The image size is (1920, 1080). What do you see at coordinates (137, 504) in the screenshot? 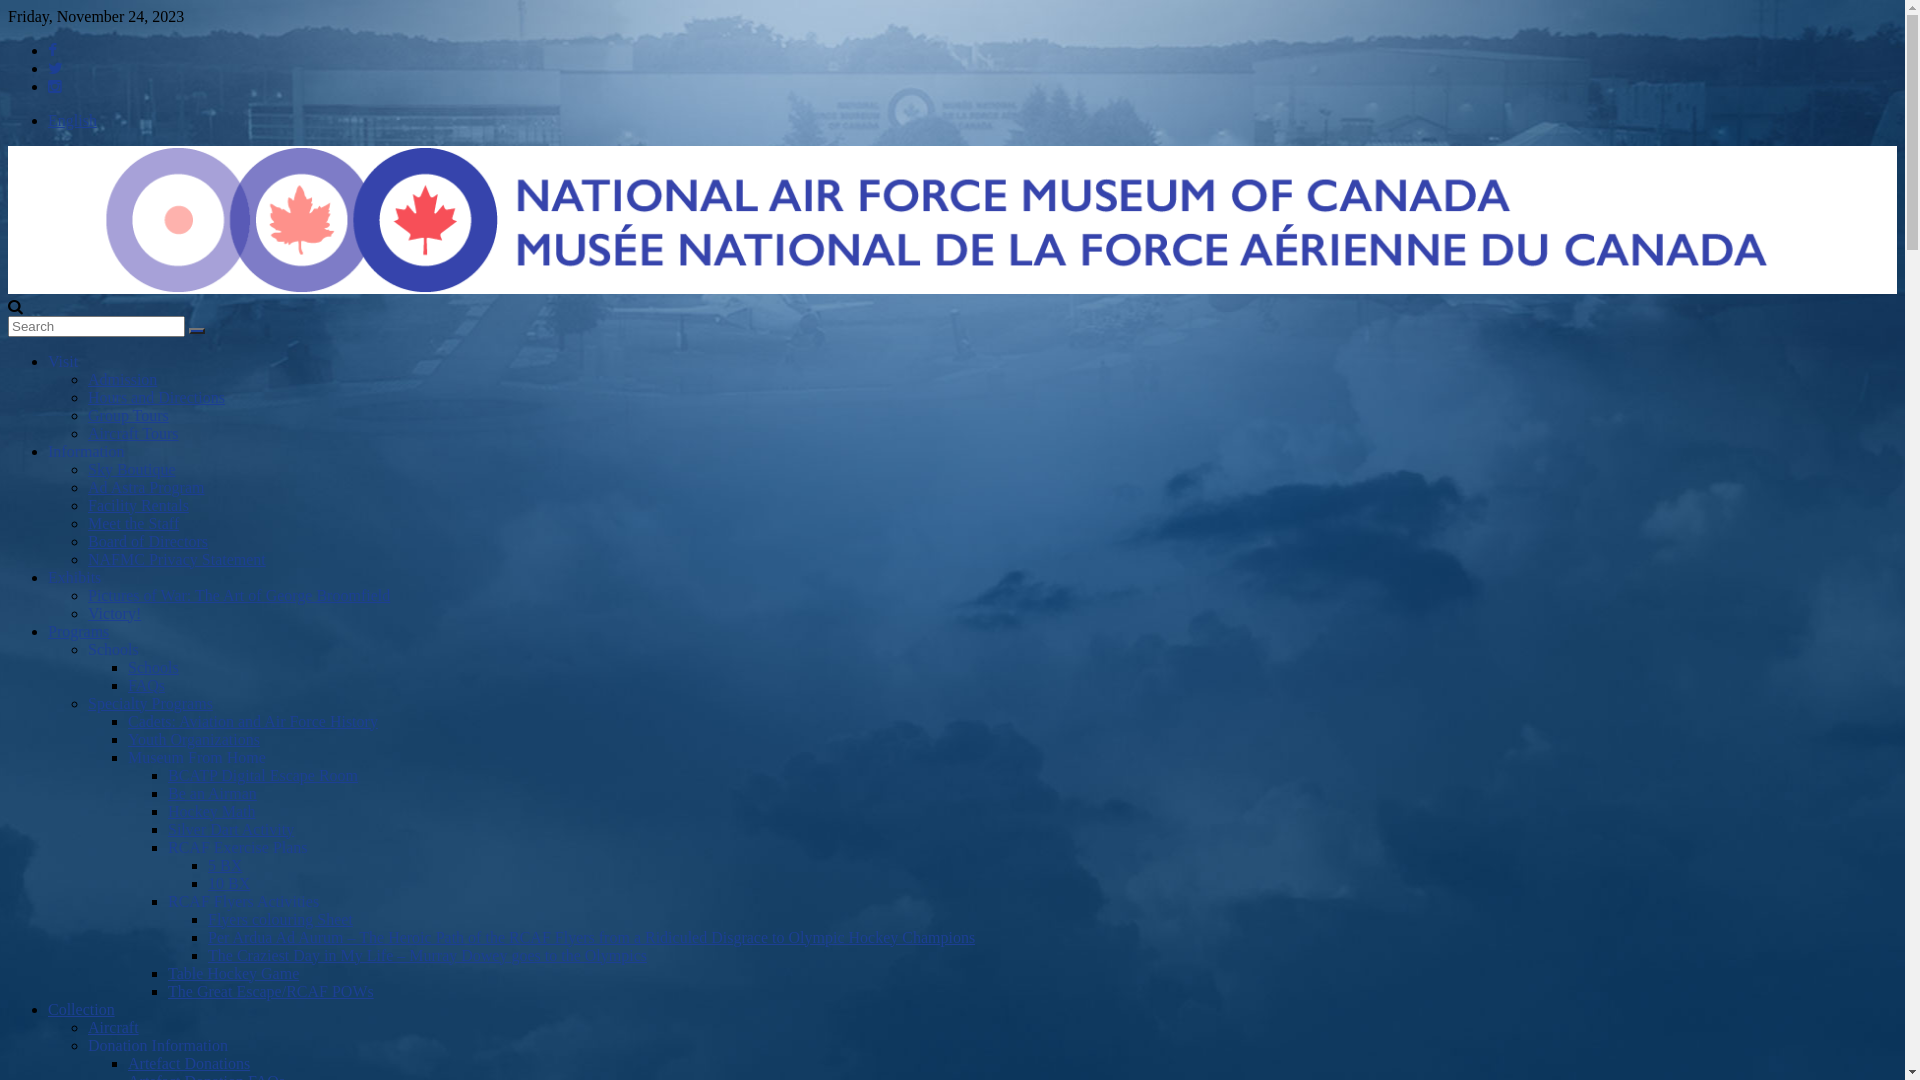
I see `'Facility Rentals'` at bounding box center [137, 504].